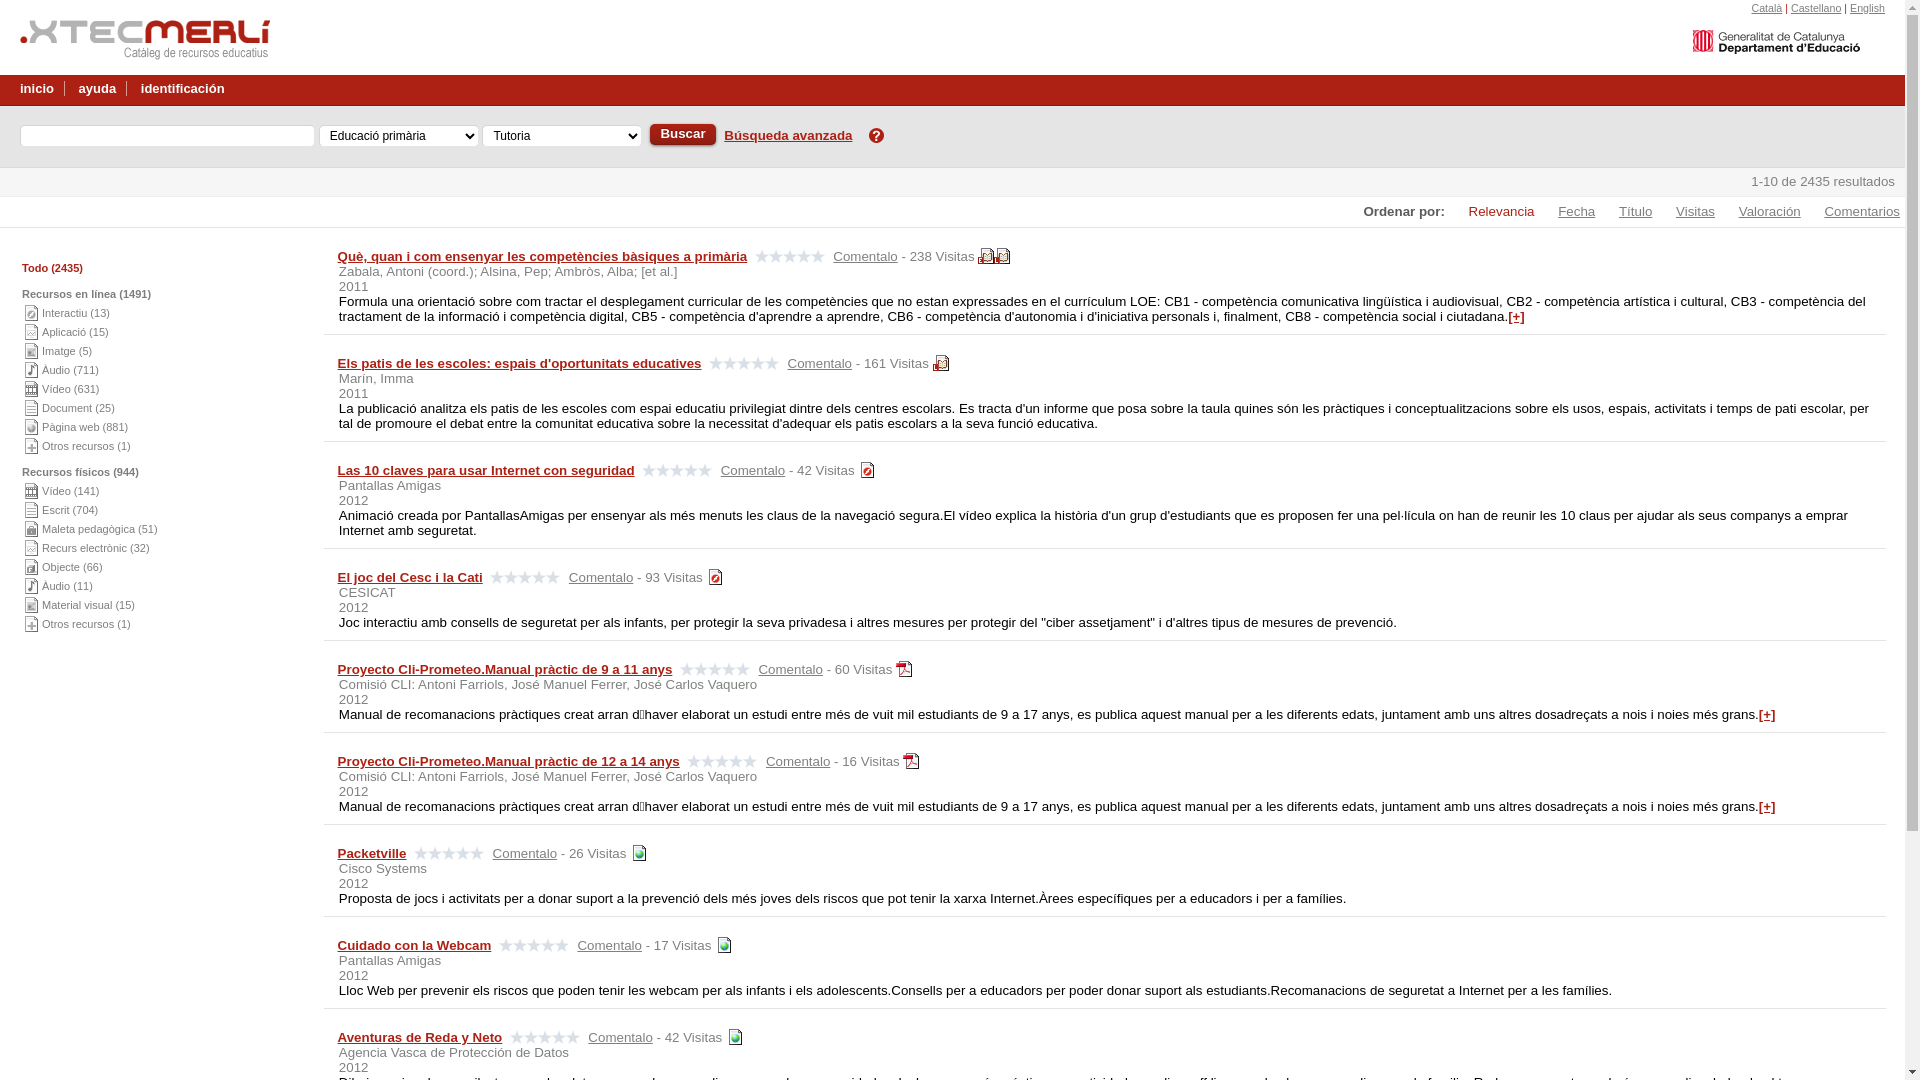 The image size is (1920, 1080). I want to click on 'Buscar', so click(682, 134).